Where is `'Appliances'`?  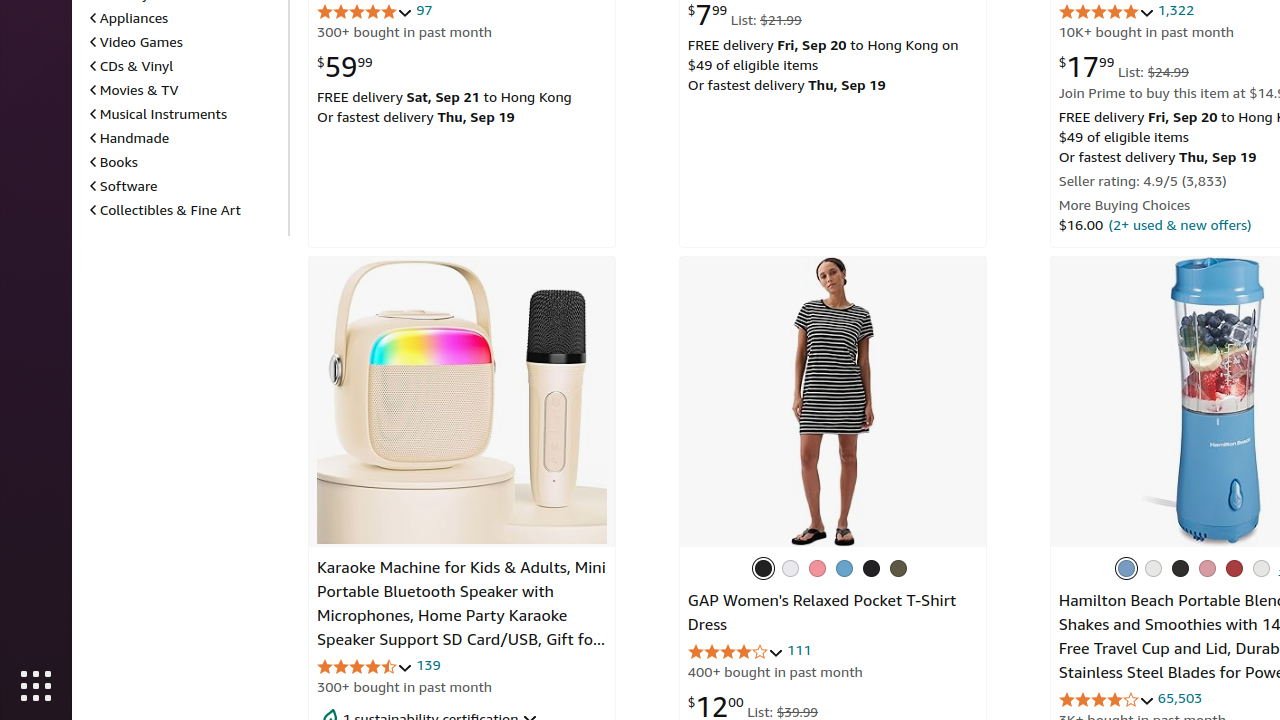
'Appliances' is located at coordinates (128, 17).